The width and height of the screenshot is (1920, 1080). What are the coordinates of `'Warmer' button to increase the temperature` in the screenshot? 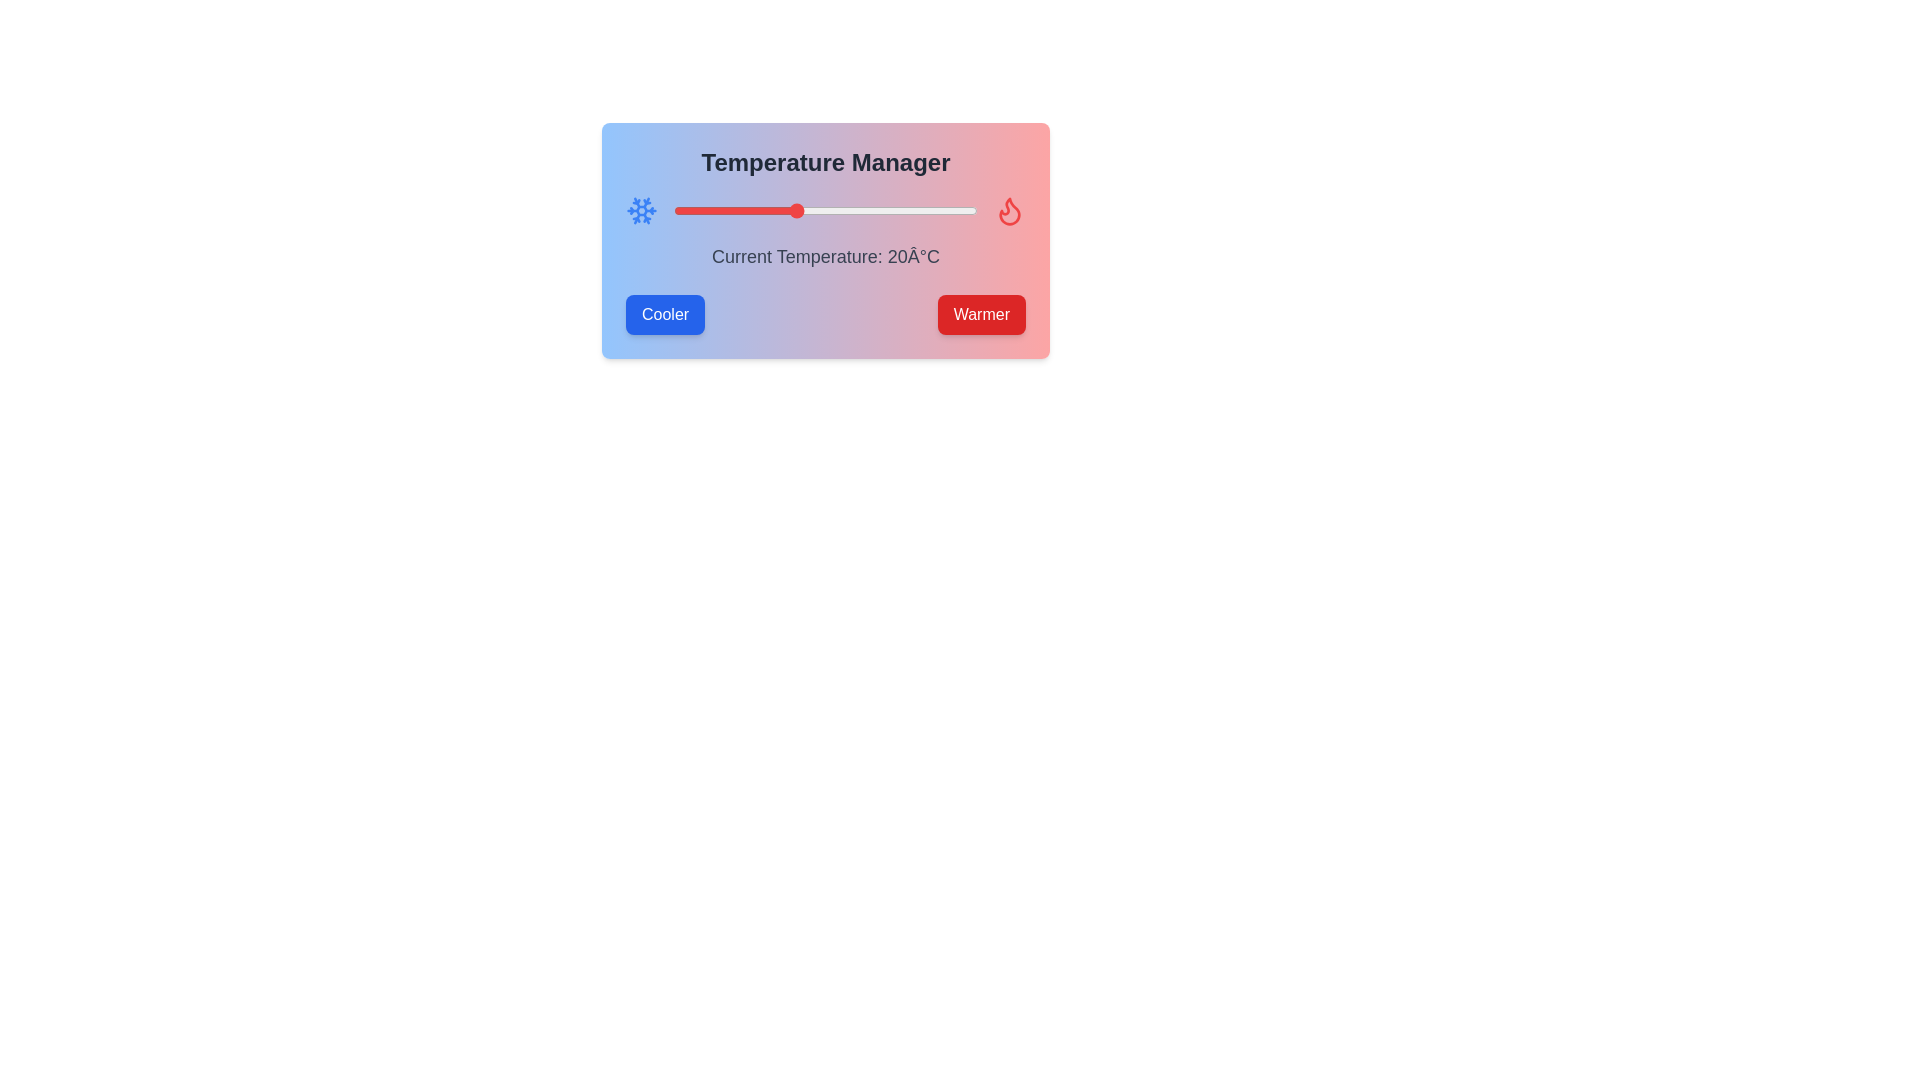 It's located at (981, 315).